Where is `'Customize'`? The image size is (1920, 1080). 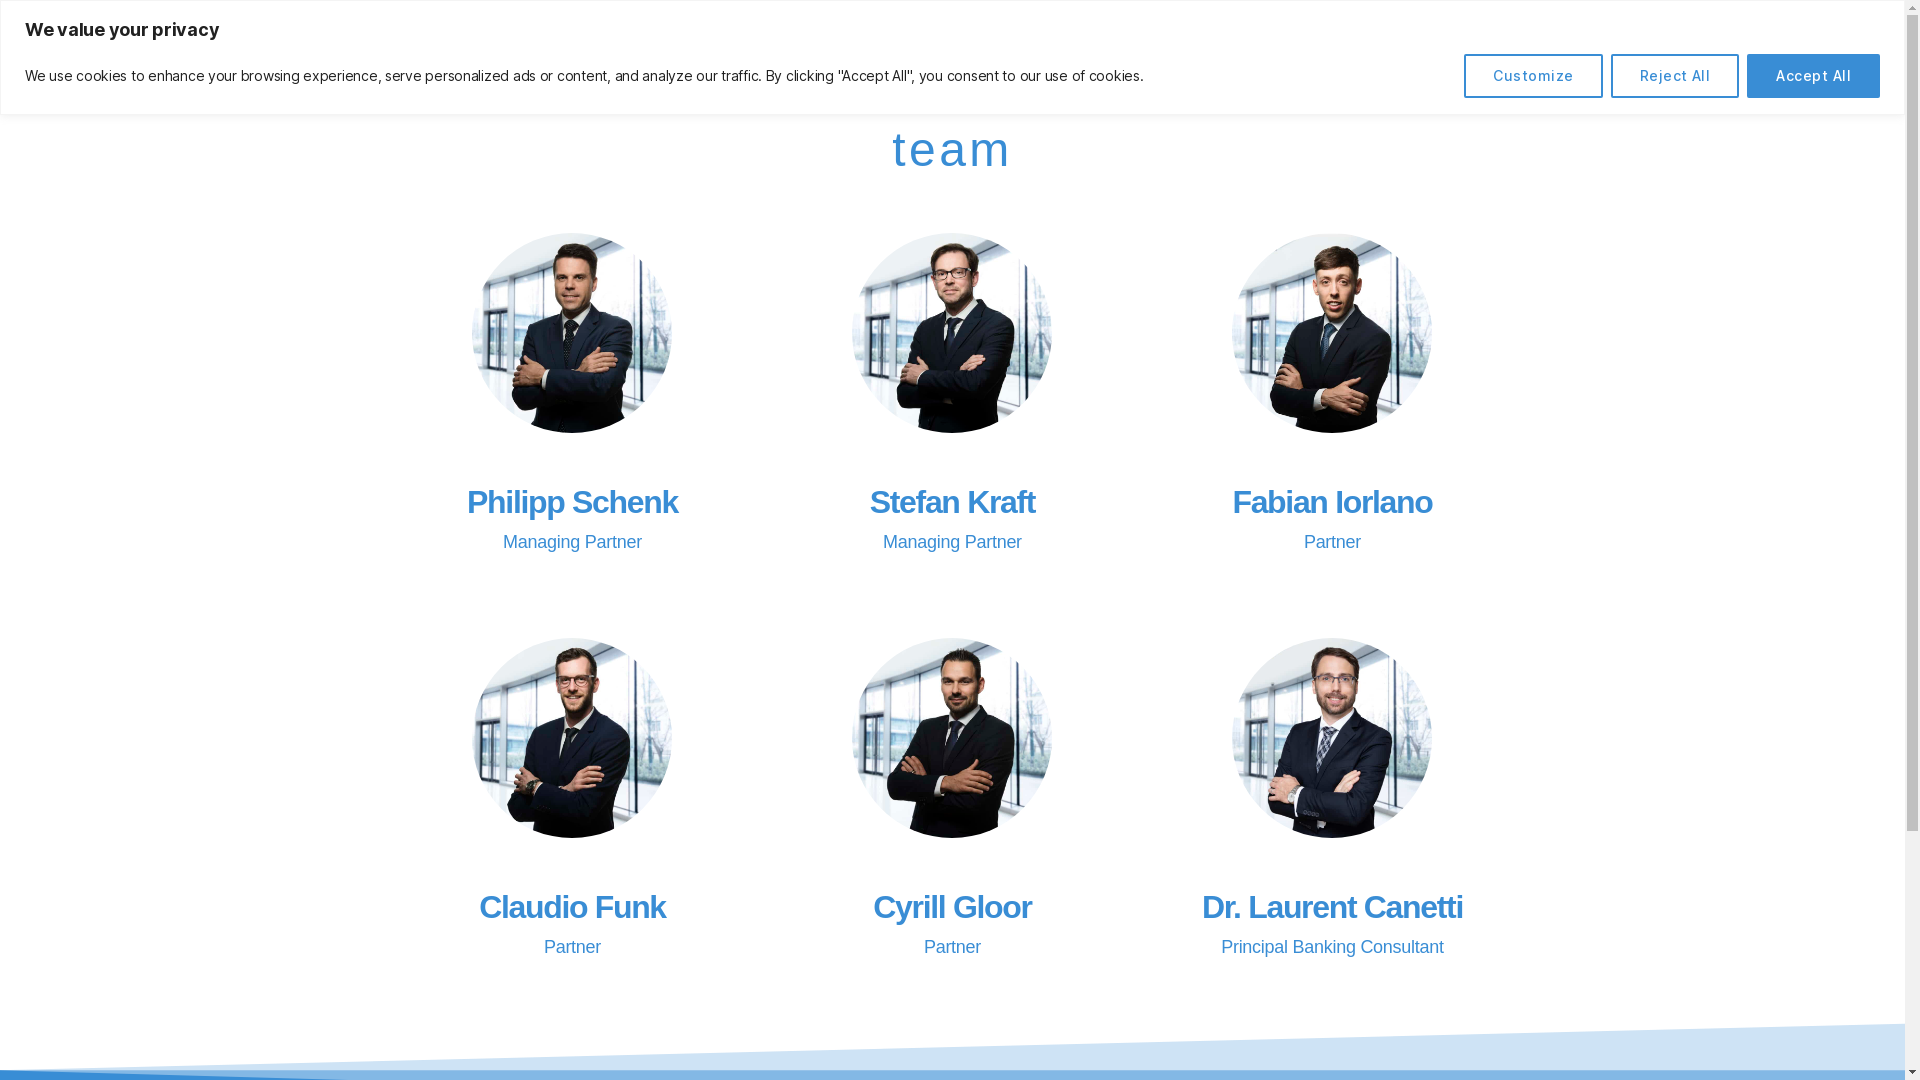
'Customize' is located at coordinates (1531, 75).